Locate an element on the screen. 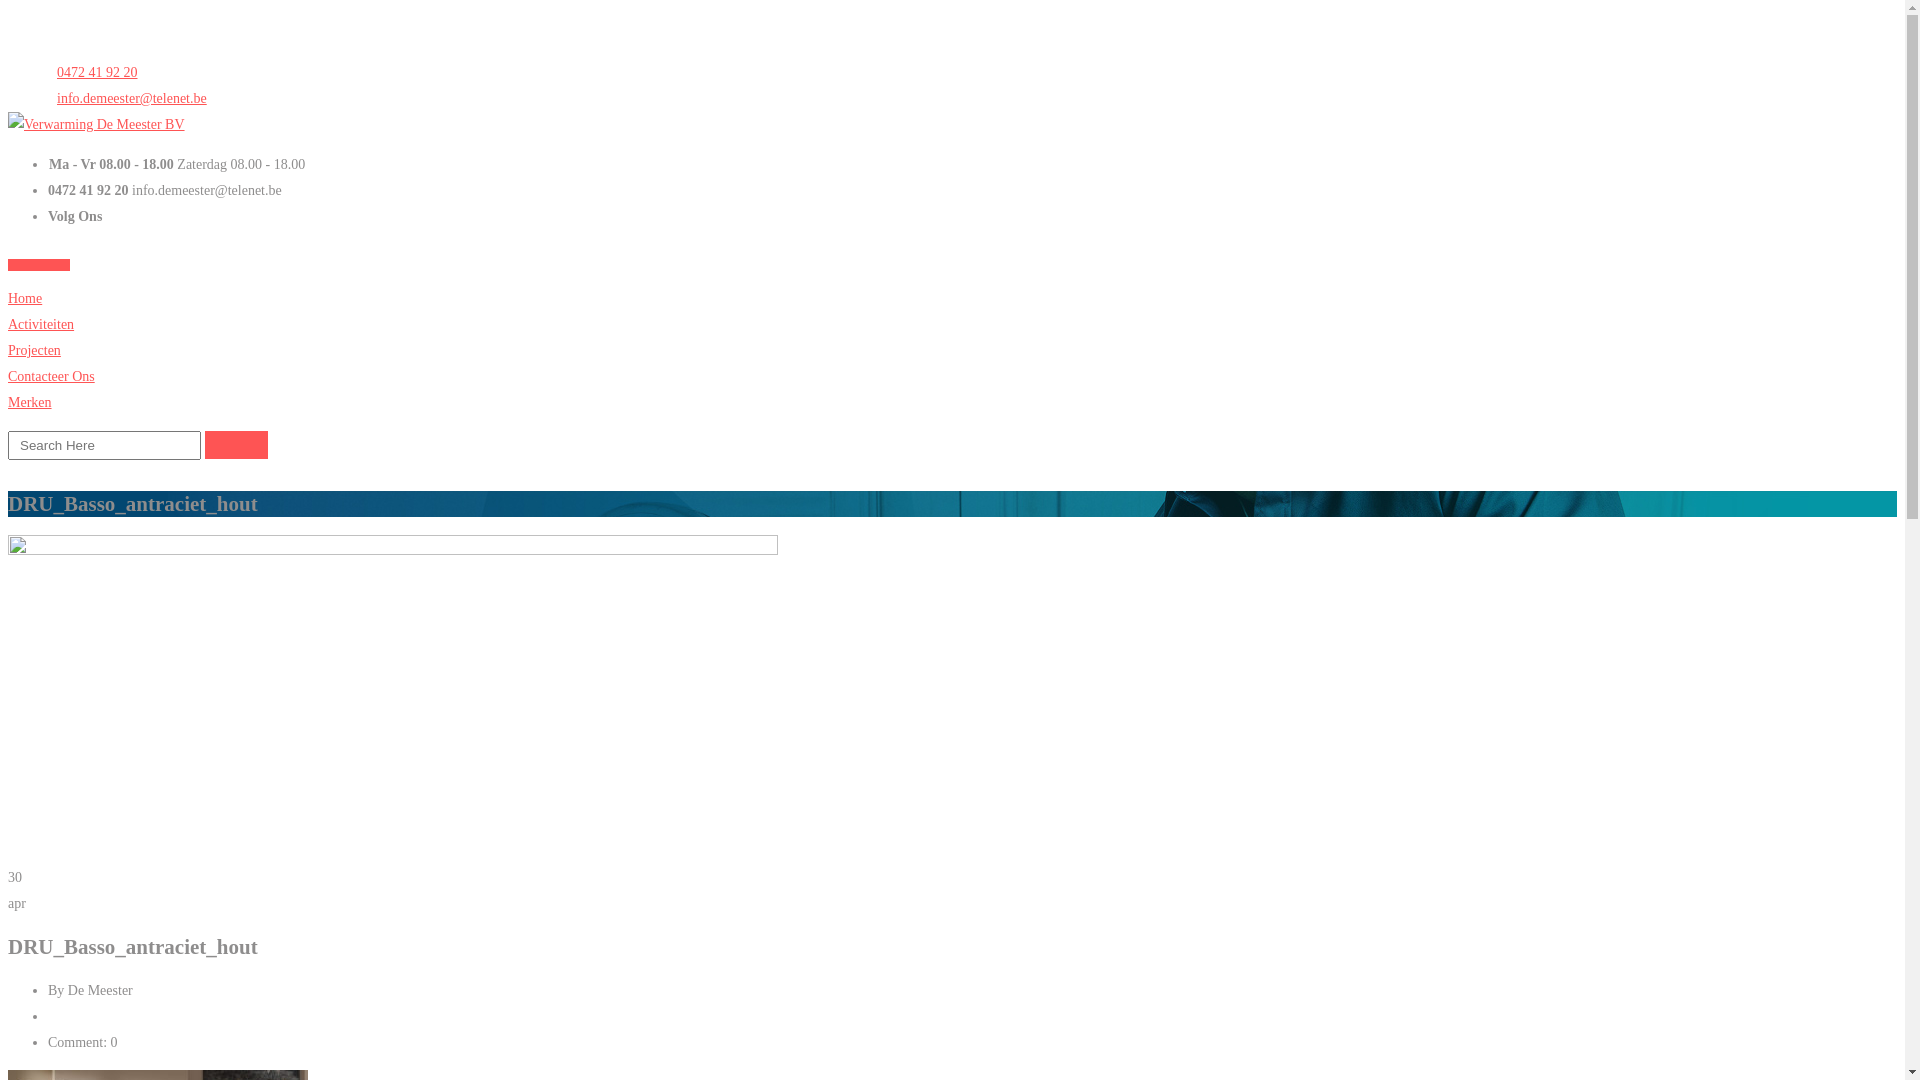 This screenshot has height=1080, width=1920. 'Contacteer Ons' is located at coordinates (51, 376).